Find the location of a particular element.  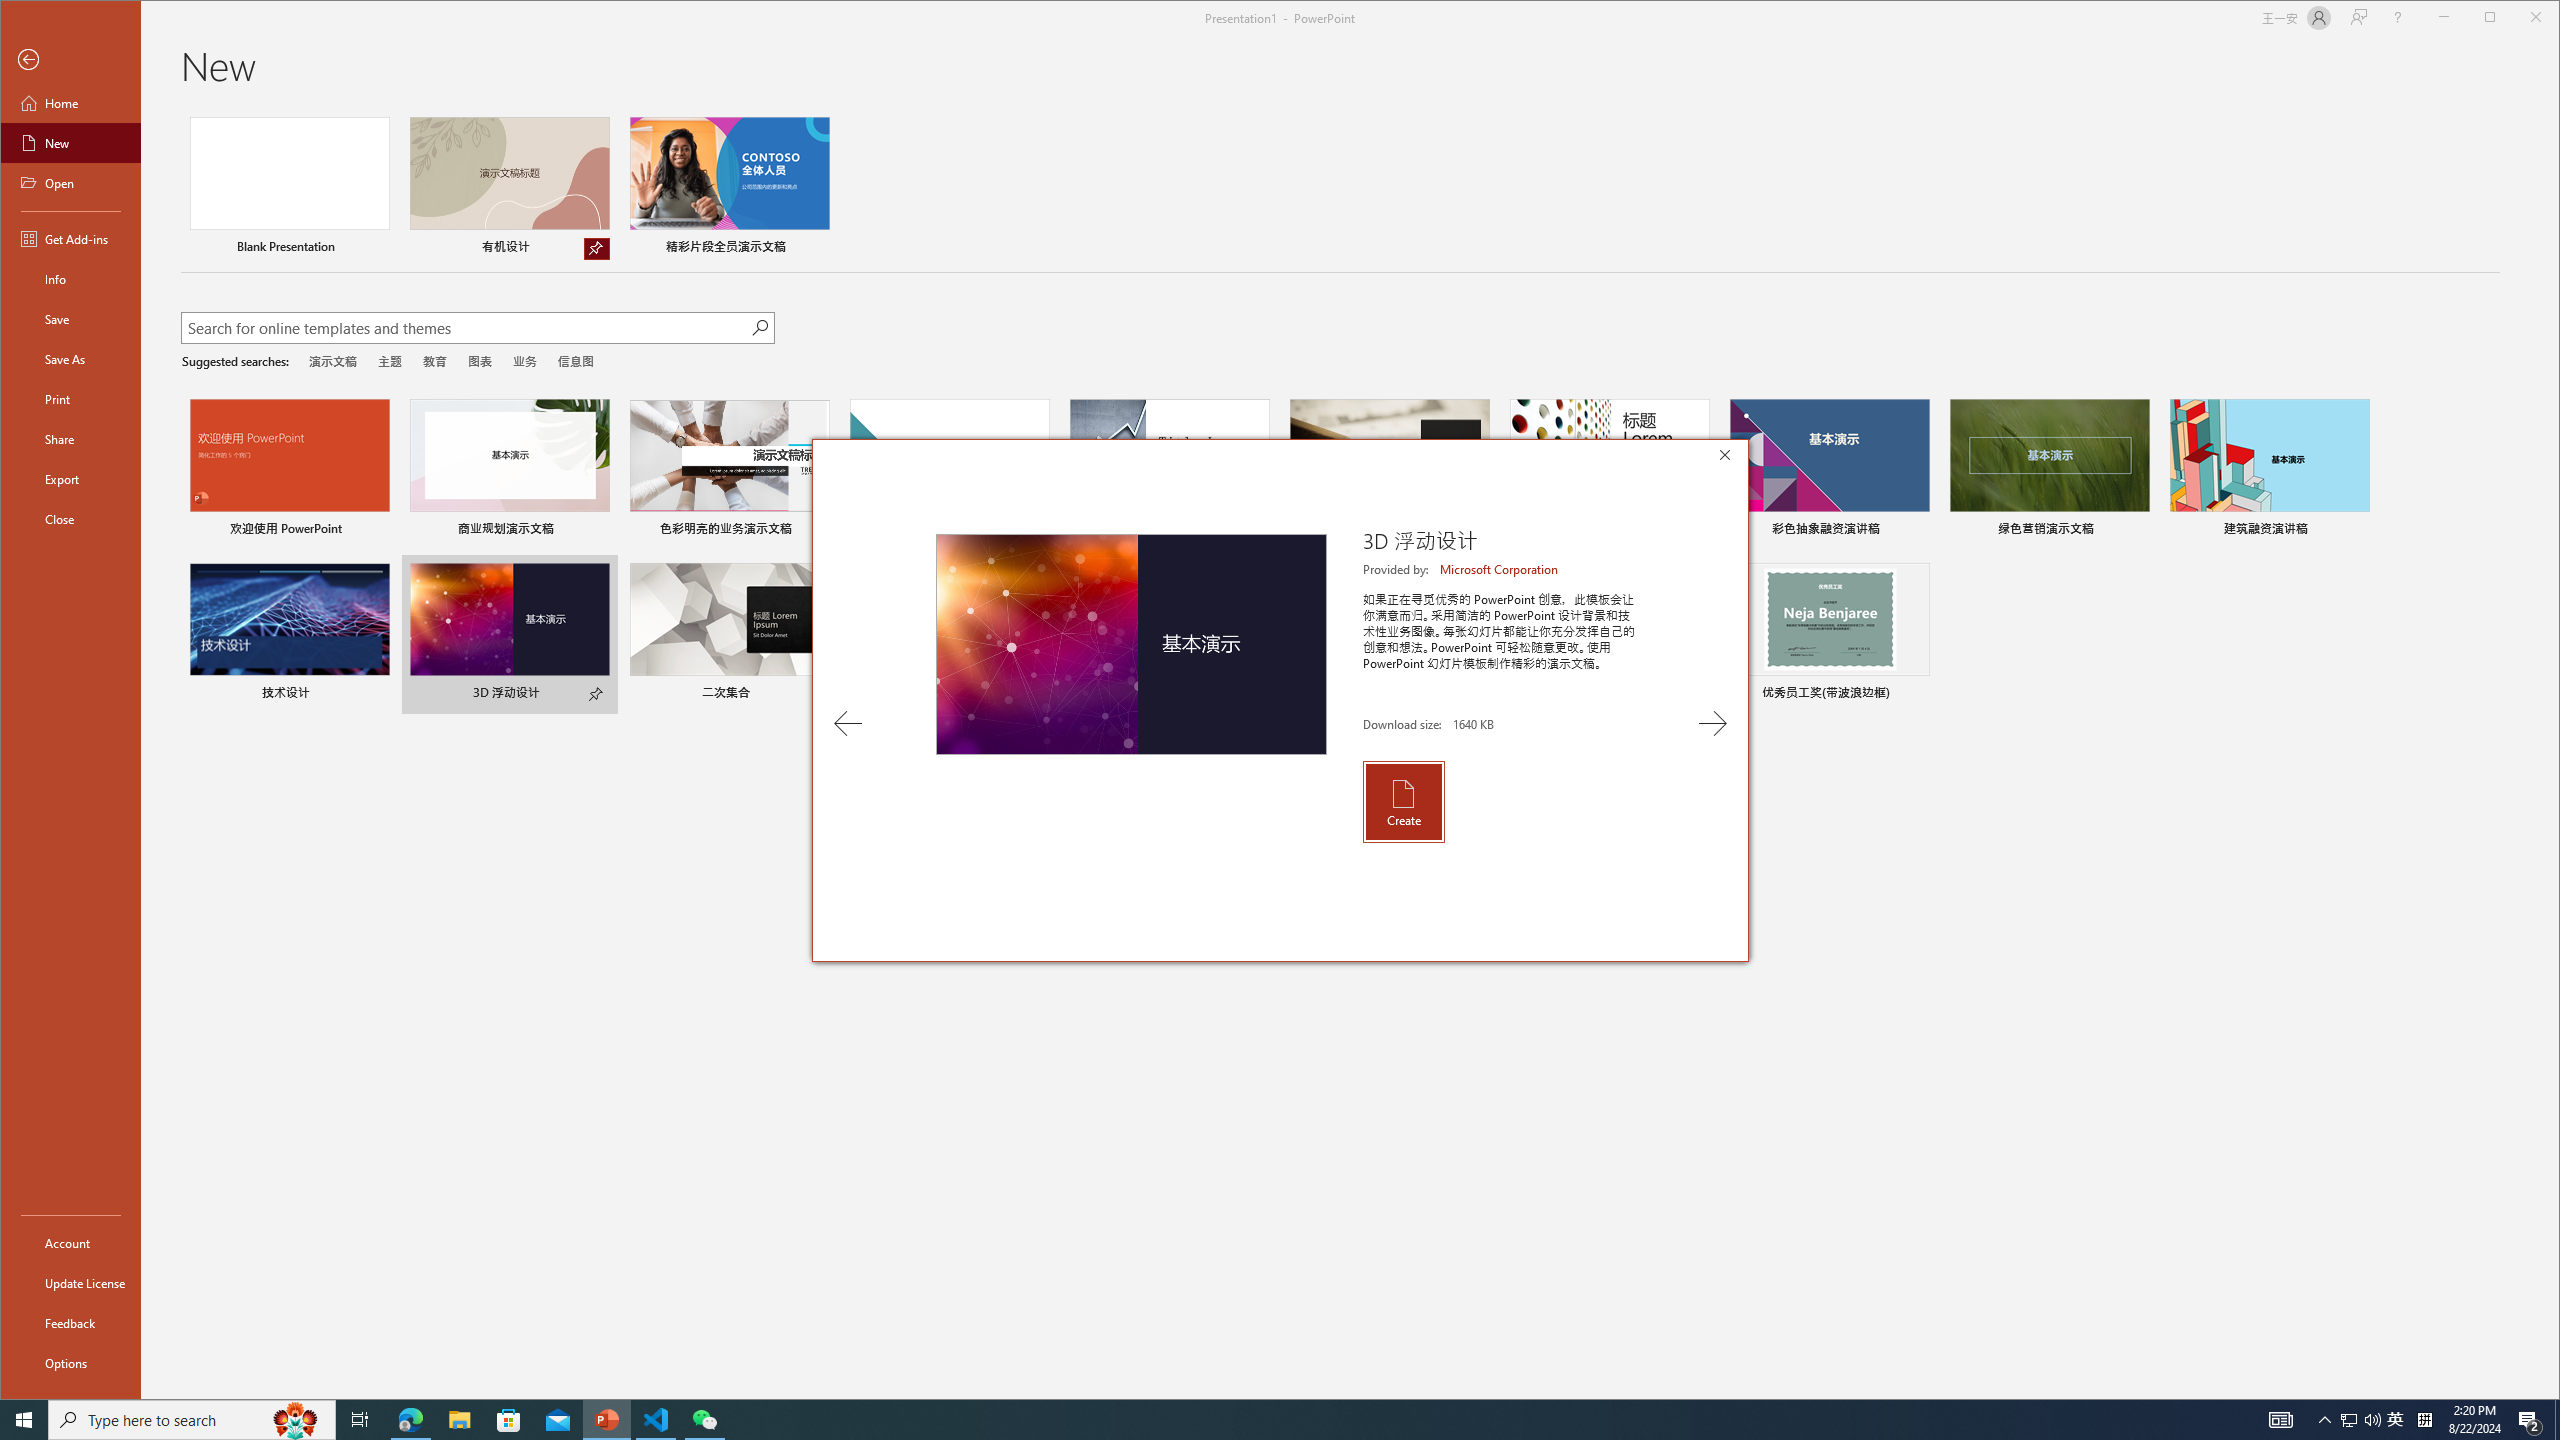

'Get Add-ins' is located at coordinates (69, 238).